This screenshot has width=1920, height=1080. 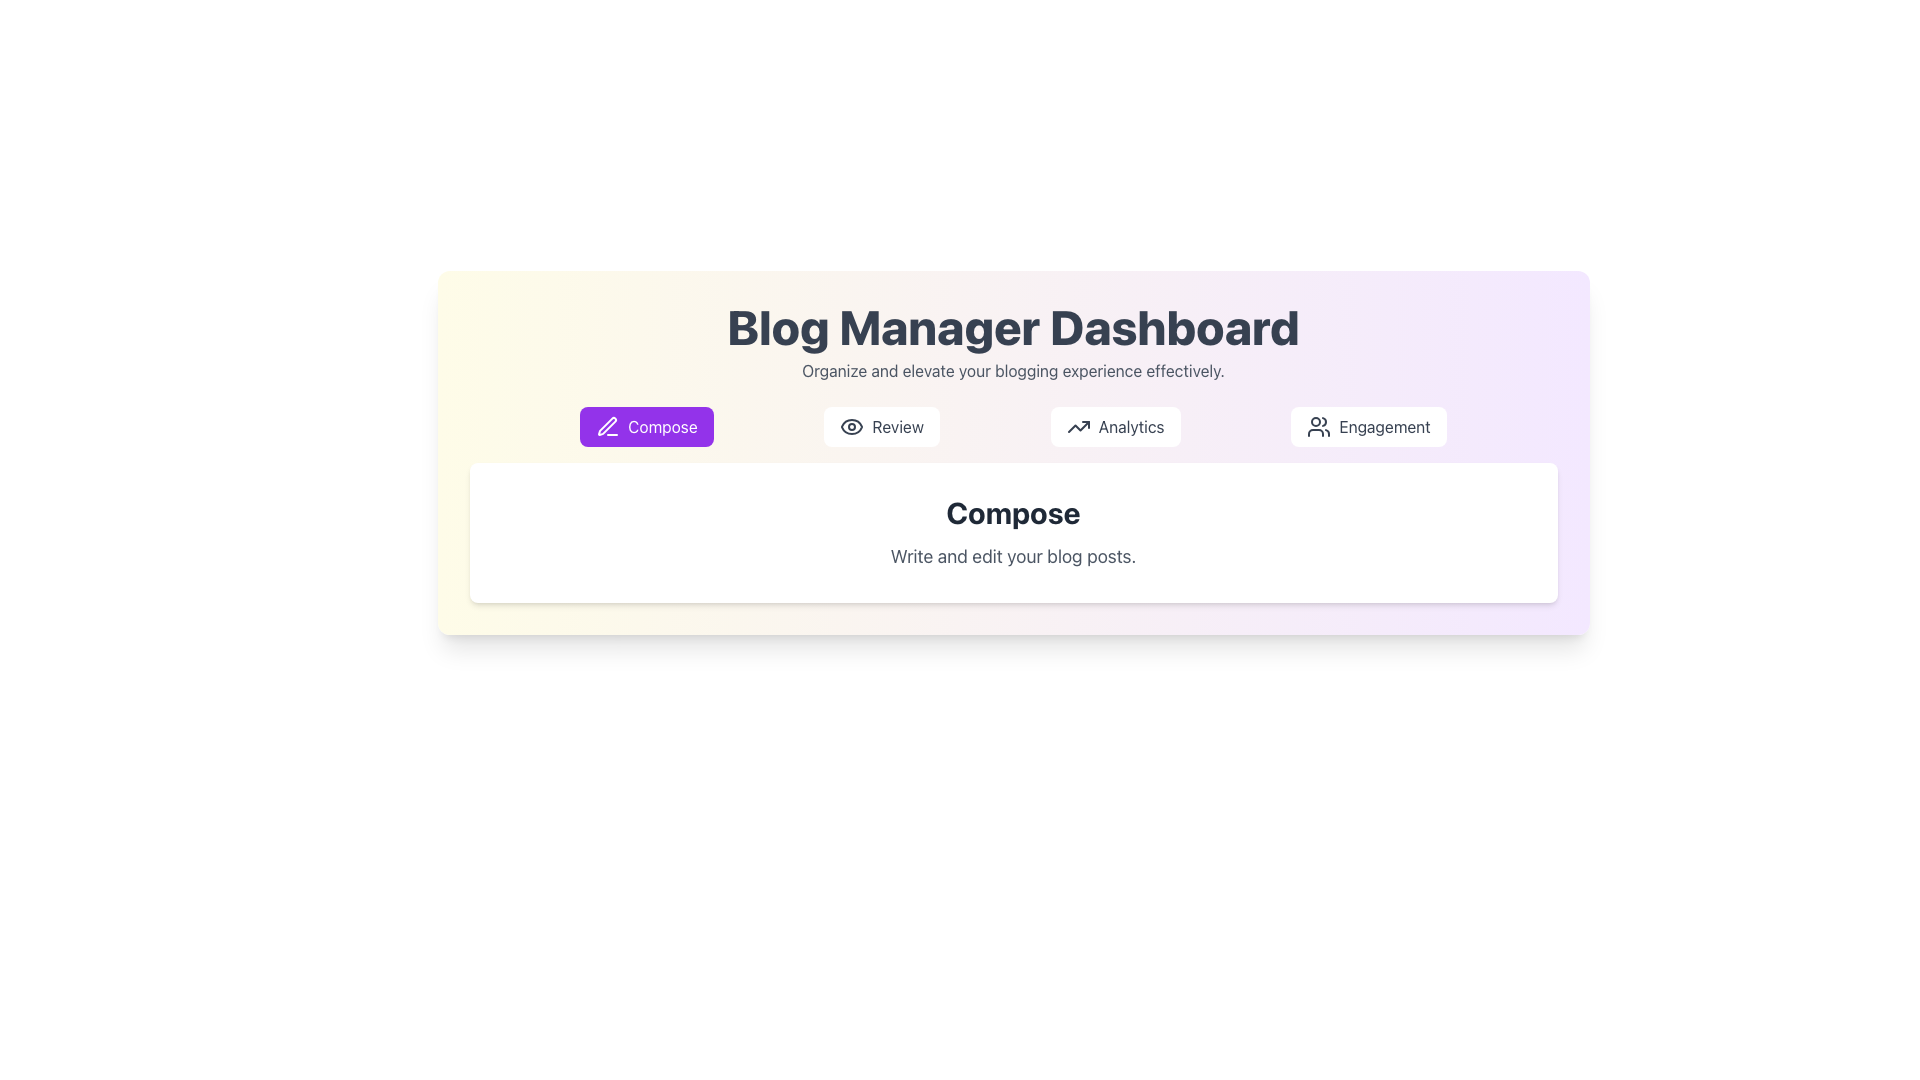 What do you see at coordinates (852, 426) in the screenshot?
I see `the 'Review' button which contains an eye-shaped icon` at bounding box center [852, 426].